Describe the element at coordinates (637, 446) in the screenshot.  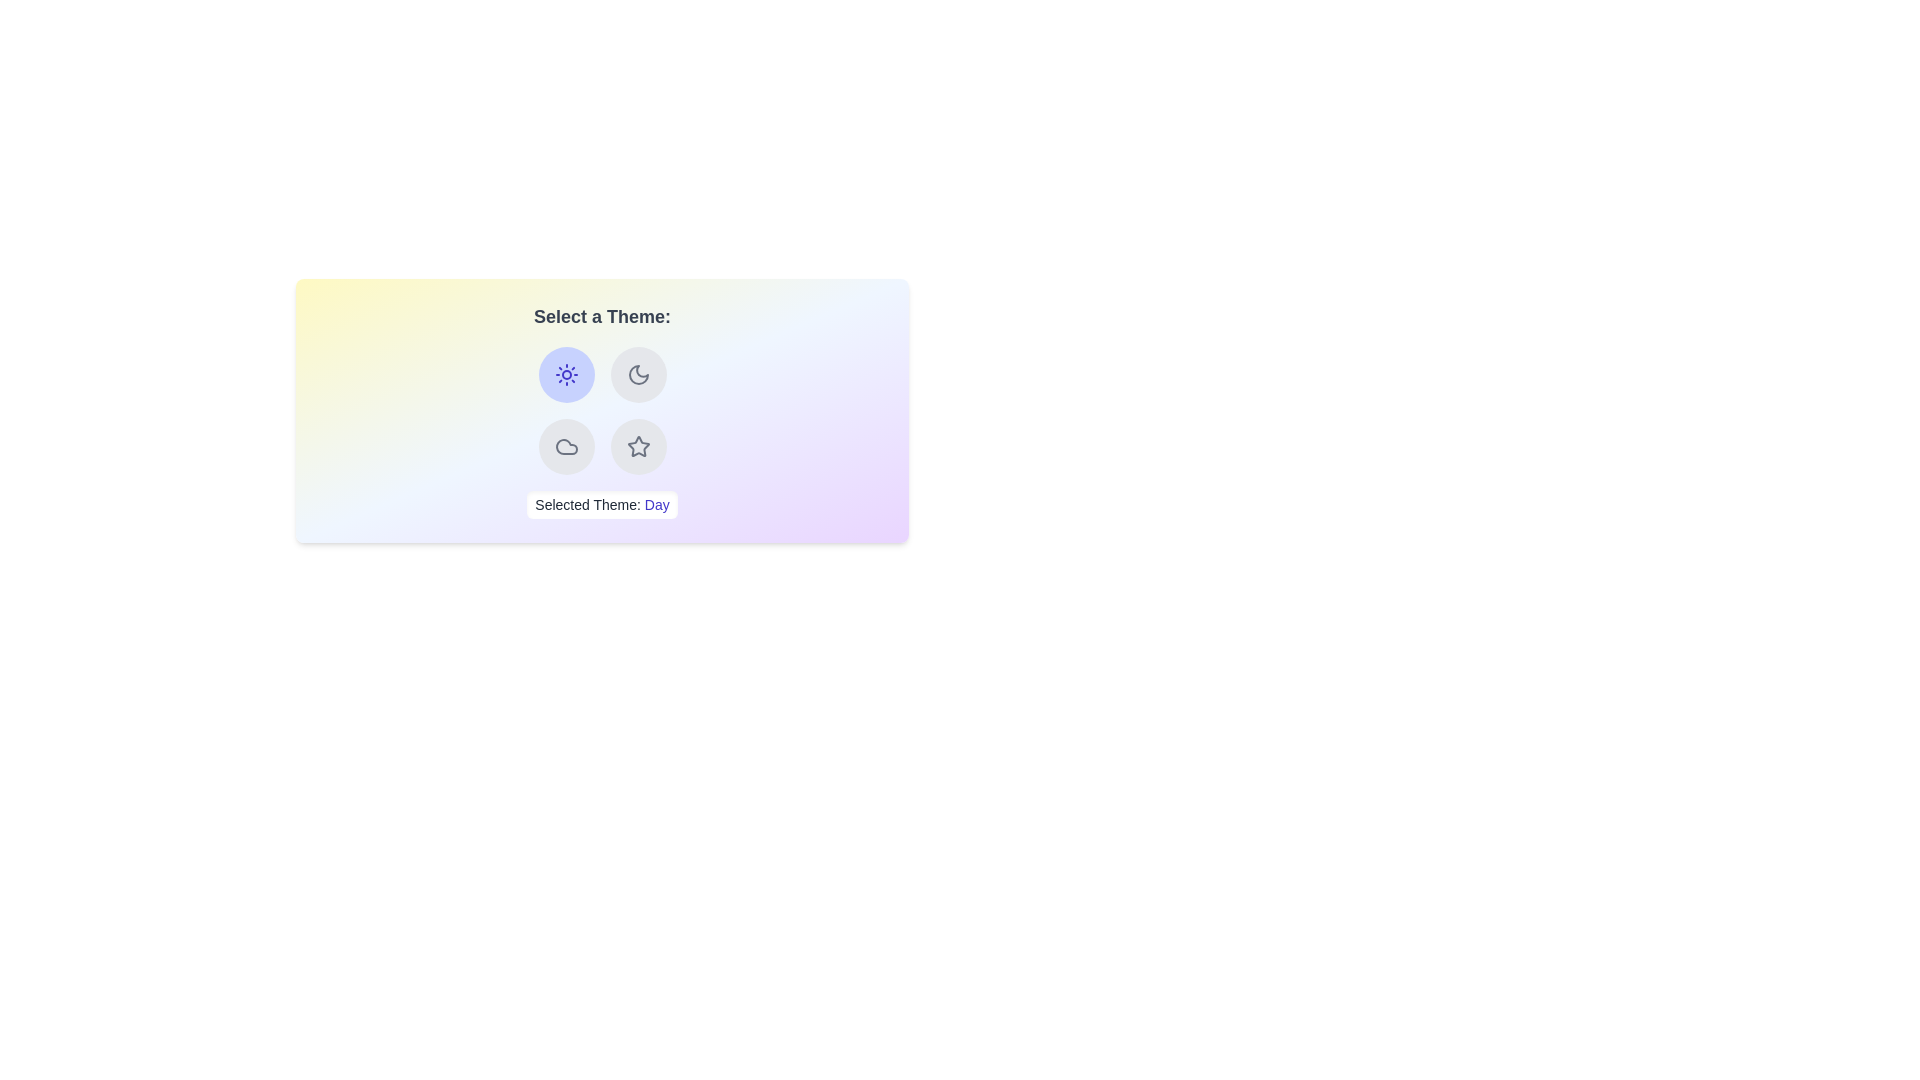
I see `the theme button Starry to observe the hover effect` at that location.